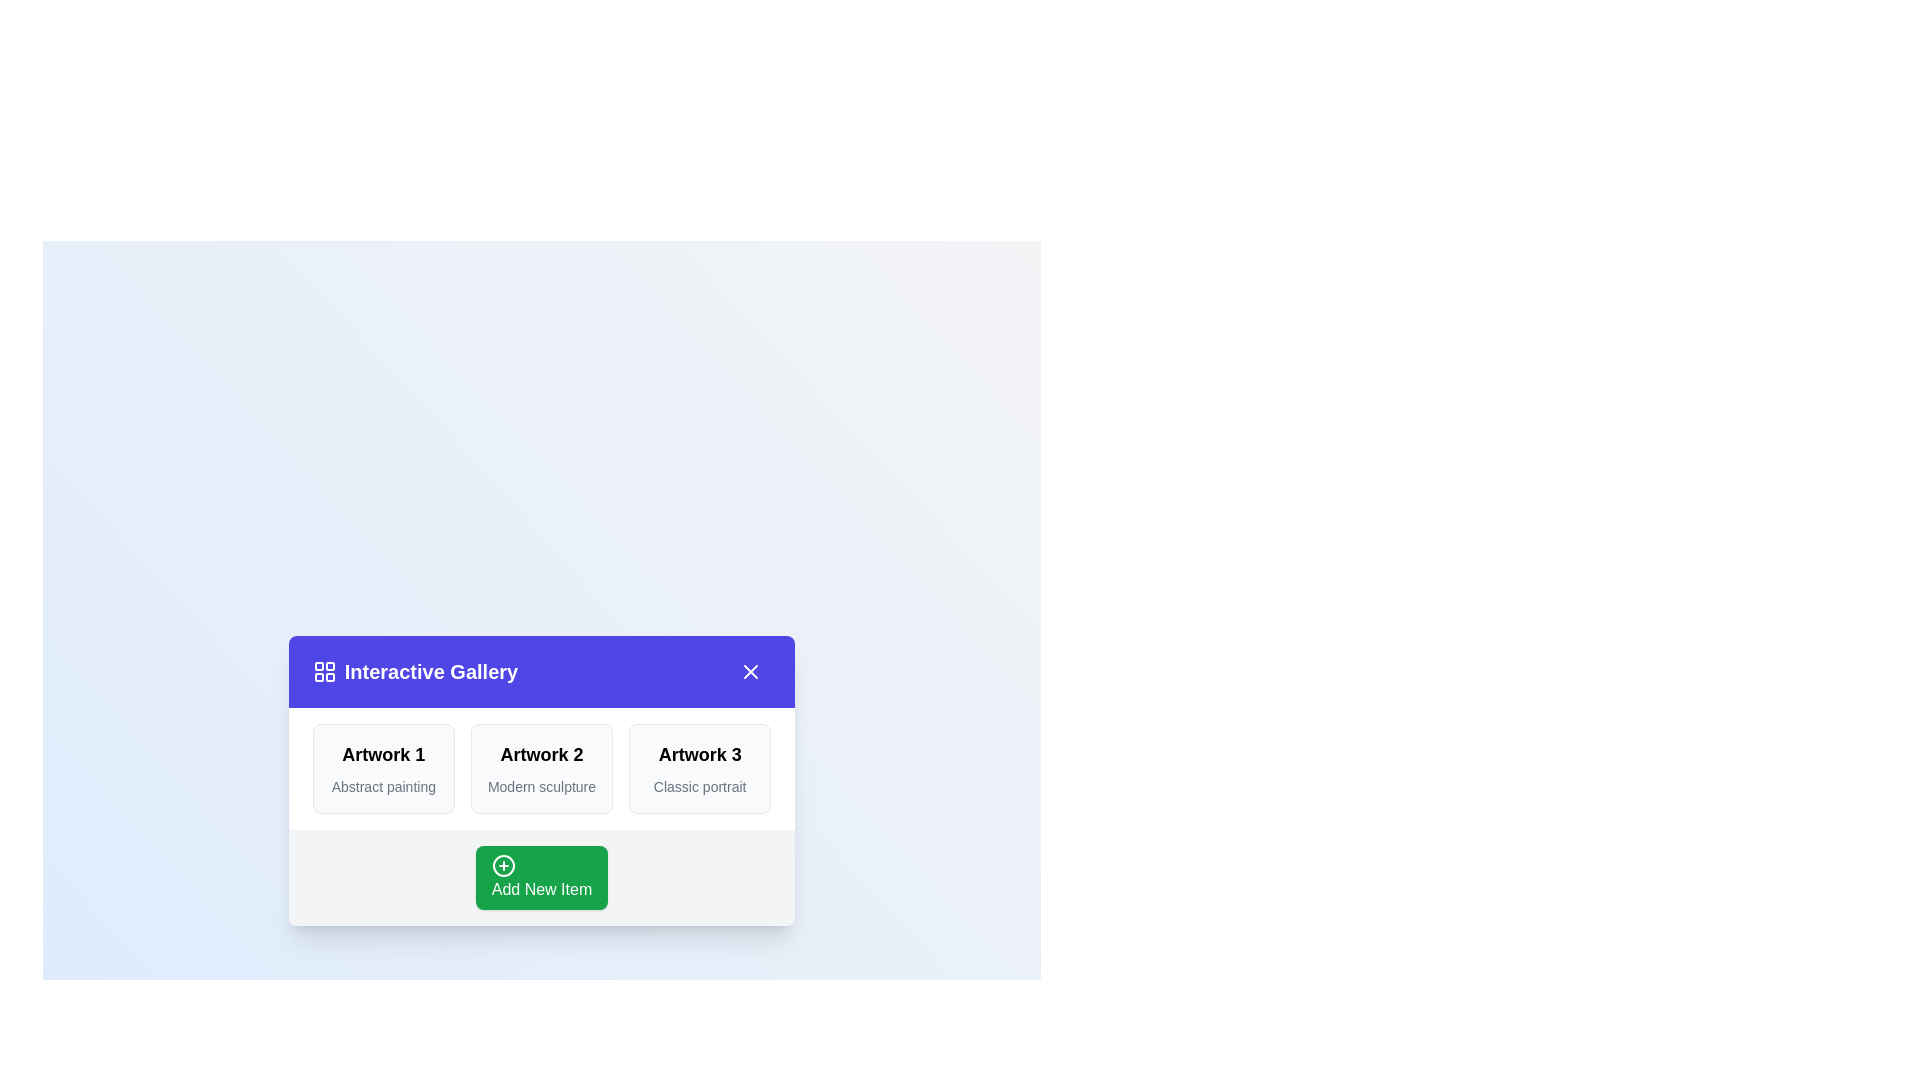  I want to click on the 'Add New Item' button to add a new item to the gallery, so click(542, 877).